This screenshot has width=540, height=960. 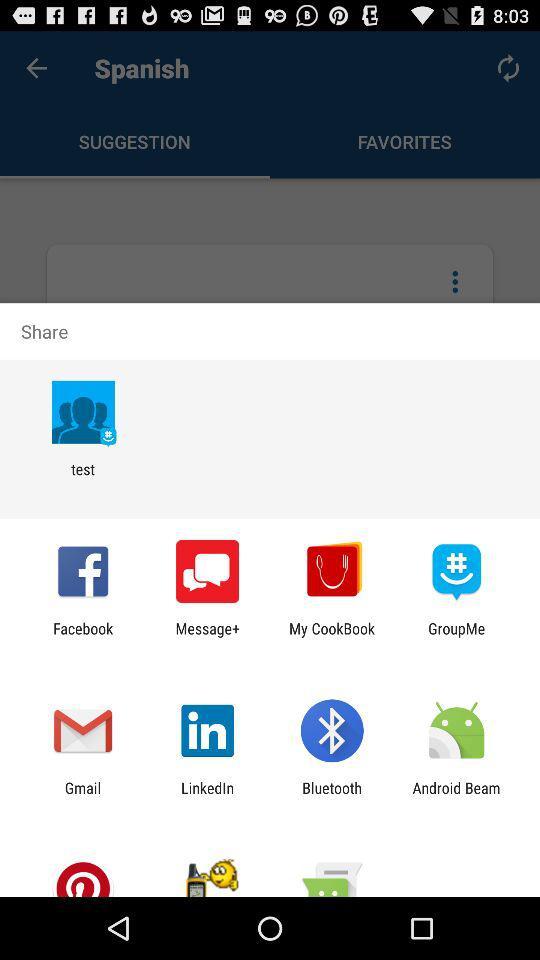 I want to click on icon next to the android beam item, so click(x=332, y=796).